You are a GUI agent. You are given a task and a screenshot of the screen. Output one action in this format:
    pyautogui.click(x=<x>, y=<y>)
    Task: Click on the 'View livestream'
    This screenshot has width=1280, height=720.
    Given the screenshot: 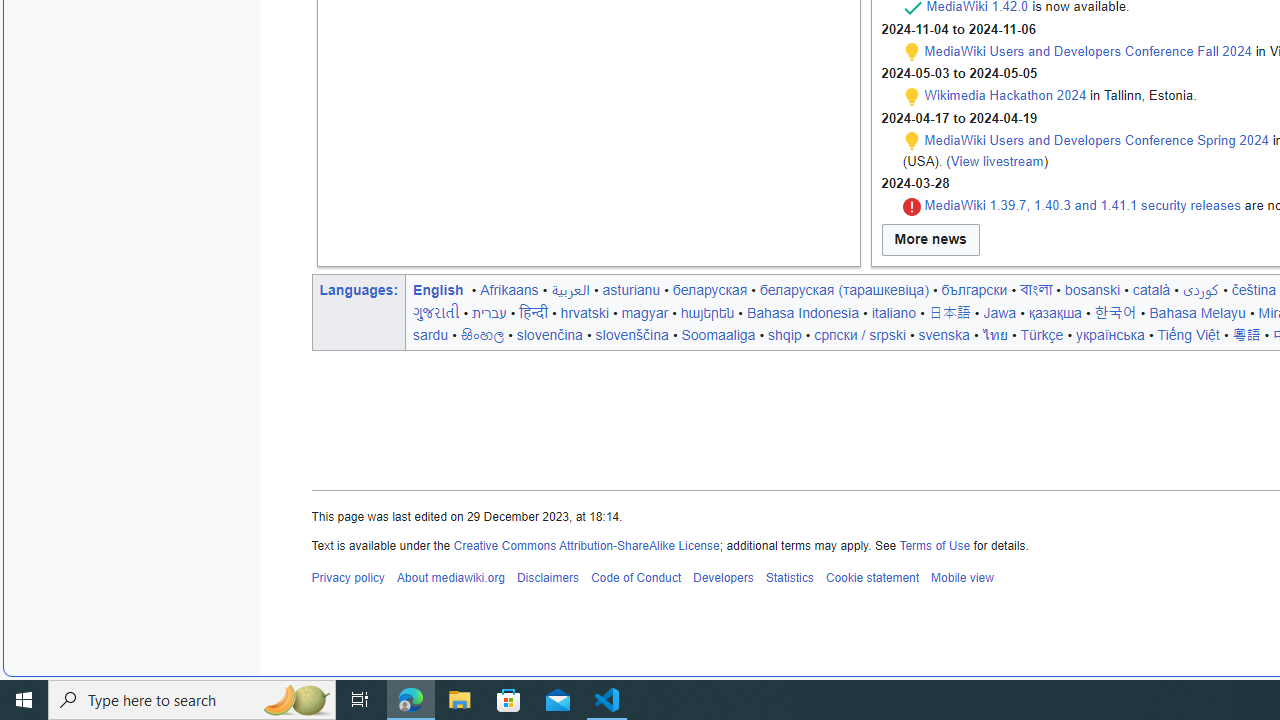 What is the action you would take?
    pyautogui.click(x=997, y=159)
    